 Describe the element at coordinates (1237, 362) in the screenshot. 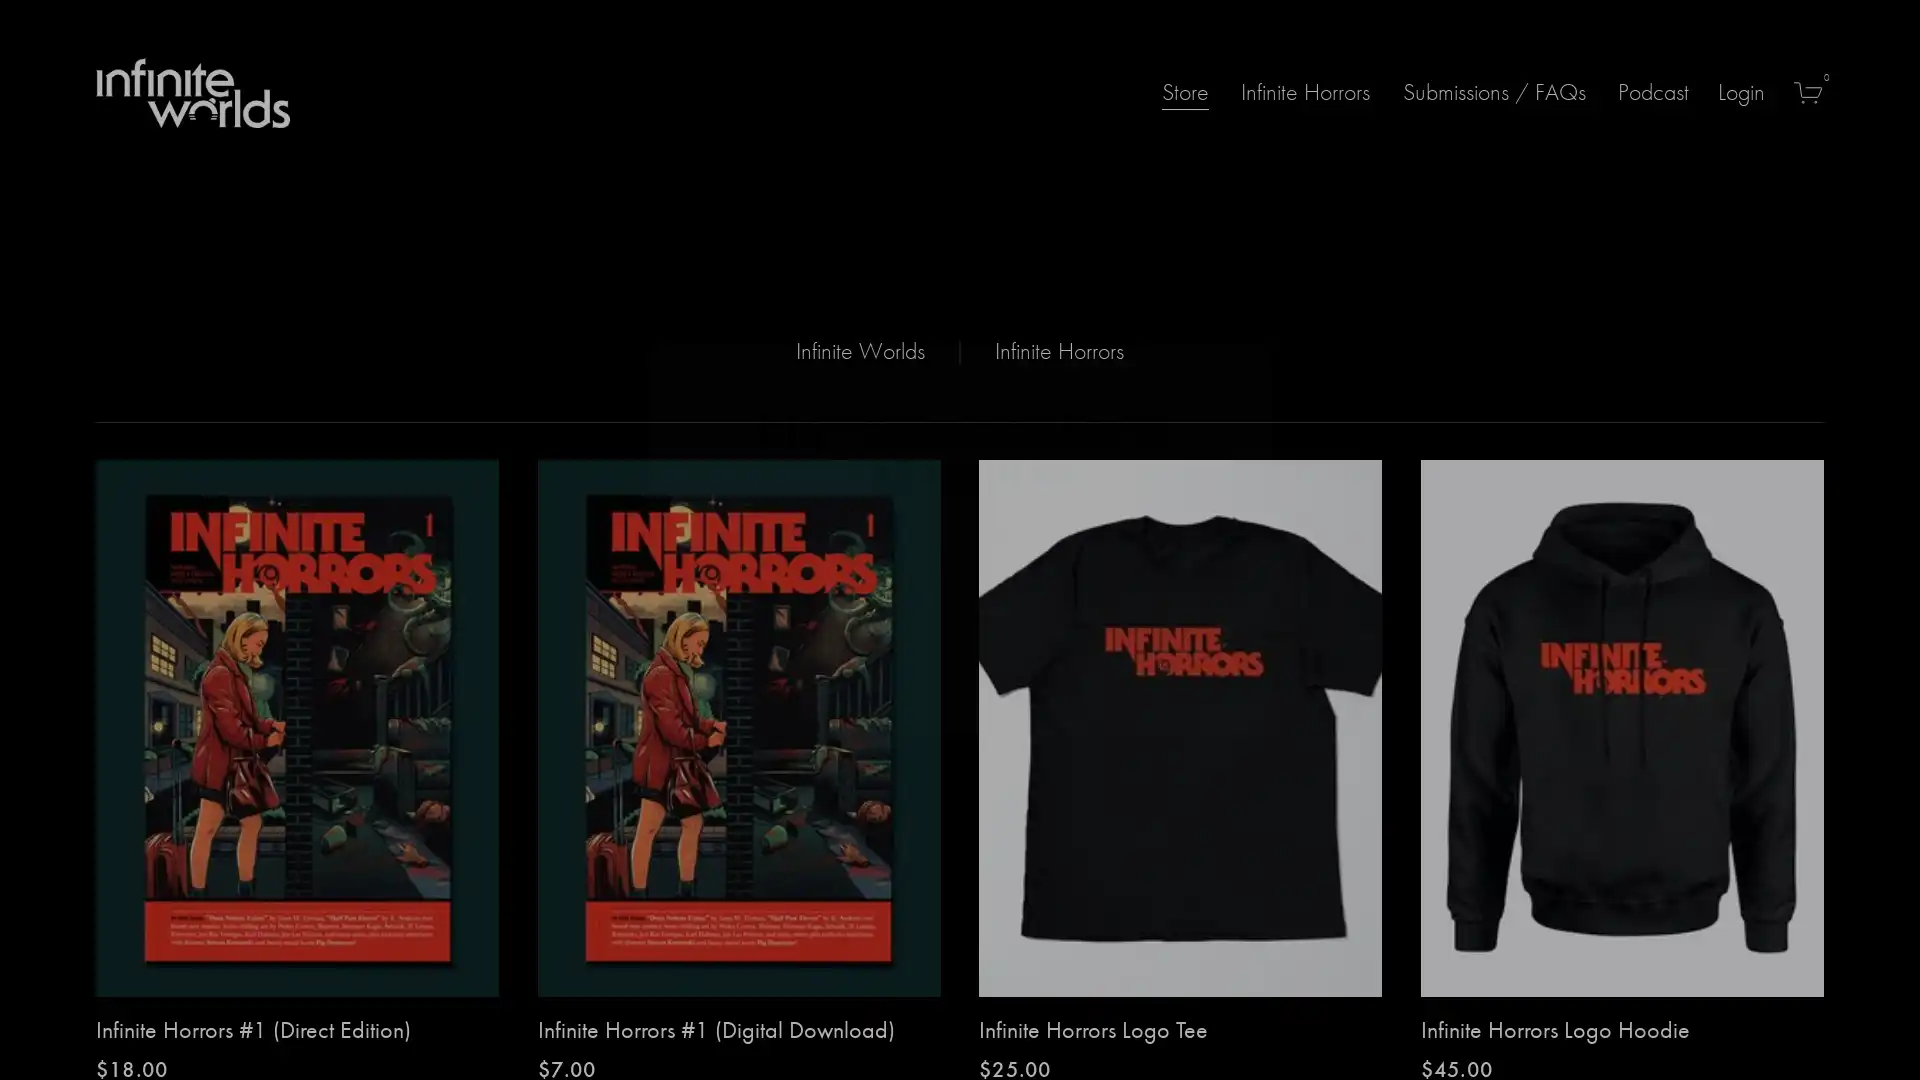

I see `Close` at that location.